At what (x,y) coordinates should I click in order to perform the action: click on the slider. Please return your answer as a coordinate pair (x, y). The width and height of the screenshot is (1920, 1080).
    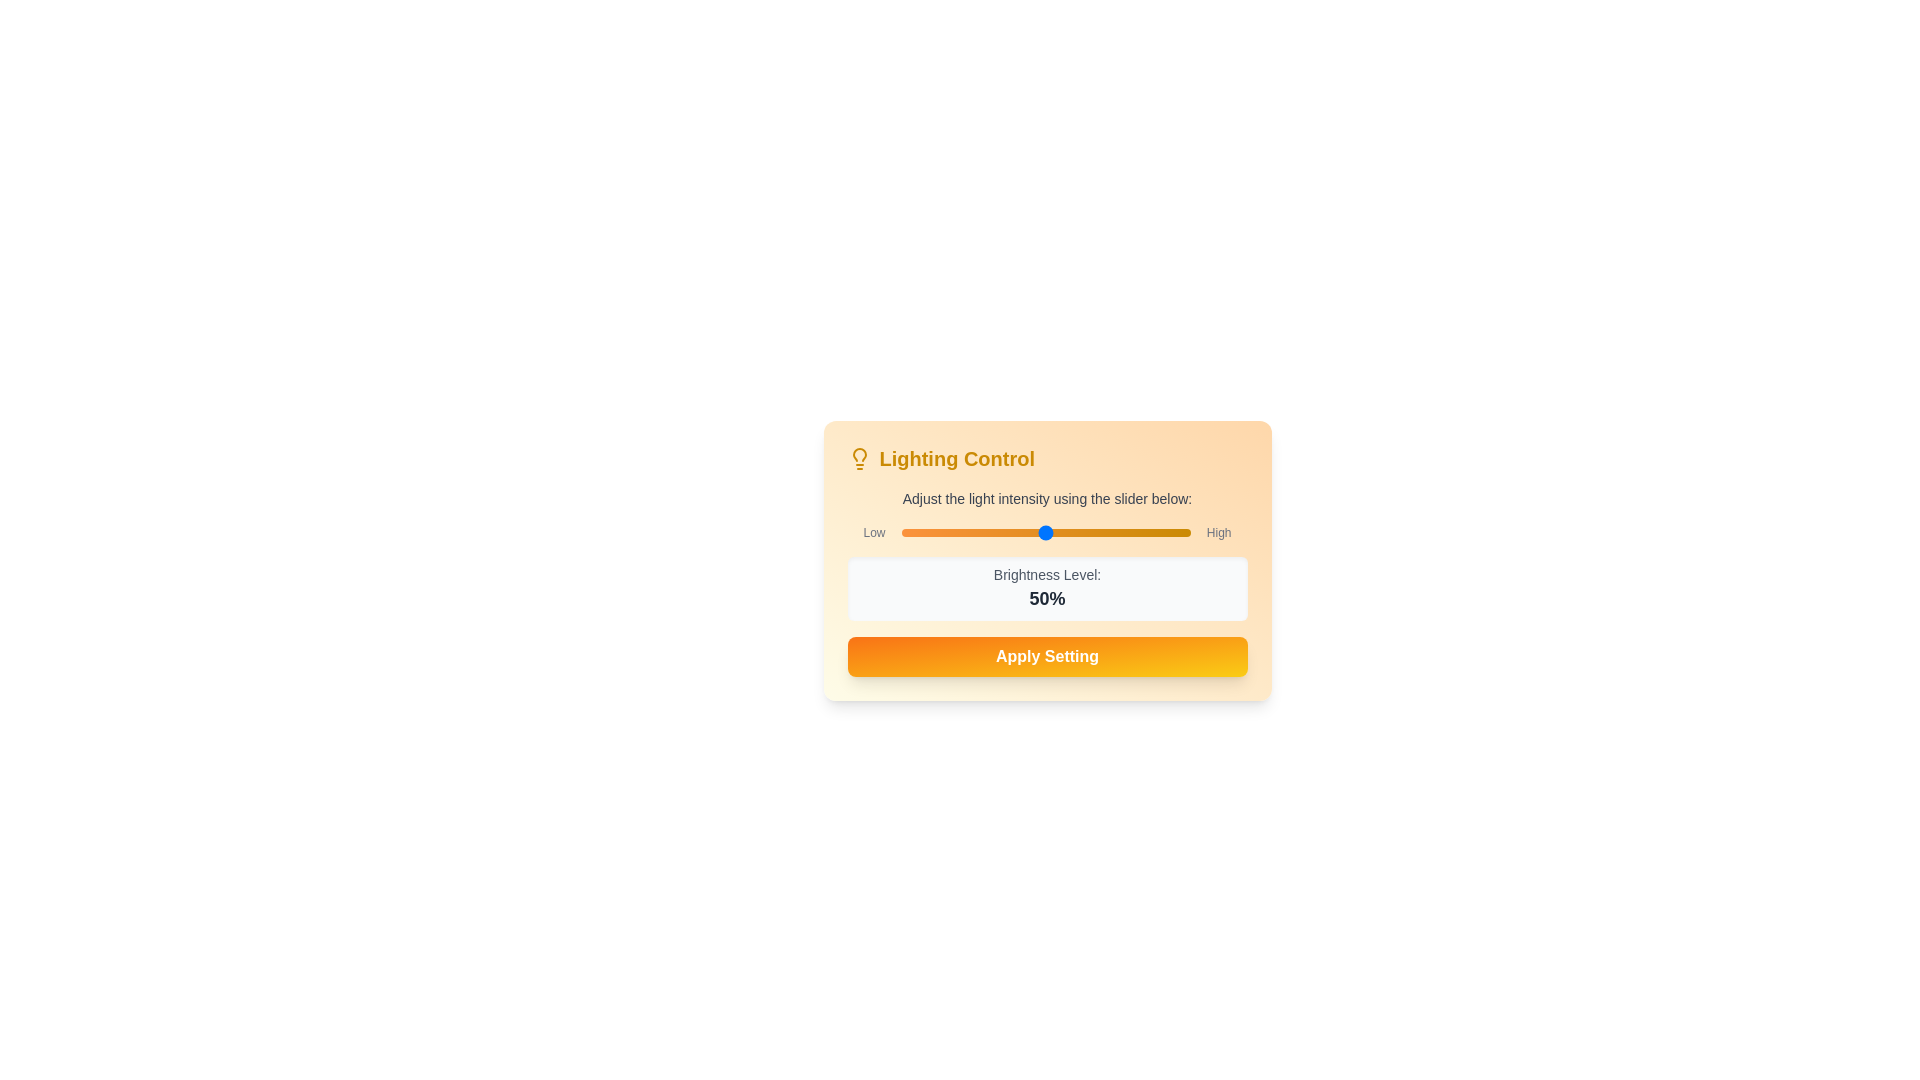
    Looking at the image, I should click on (1037, 531).